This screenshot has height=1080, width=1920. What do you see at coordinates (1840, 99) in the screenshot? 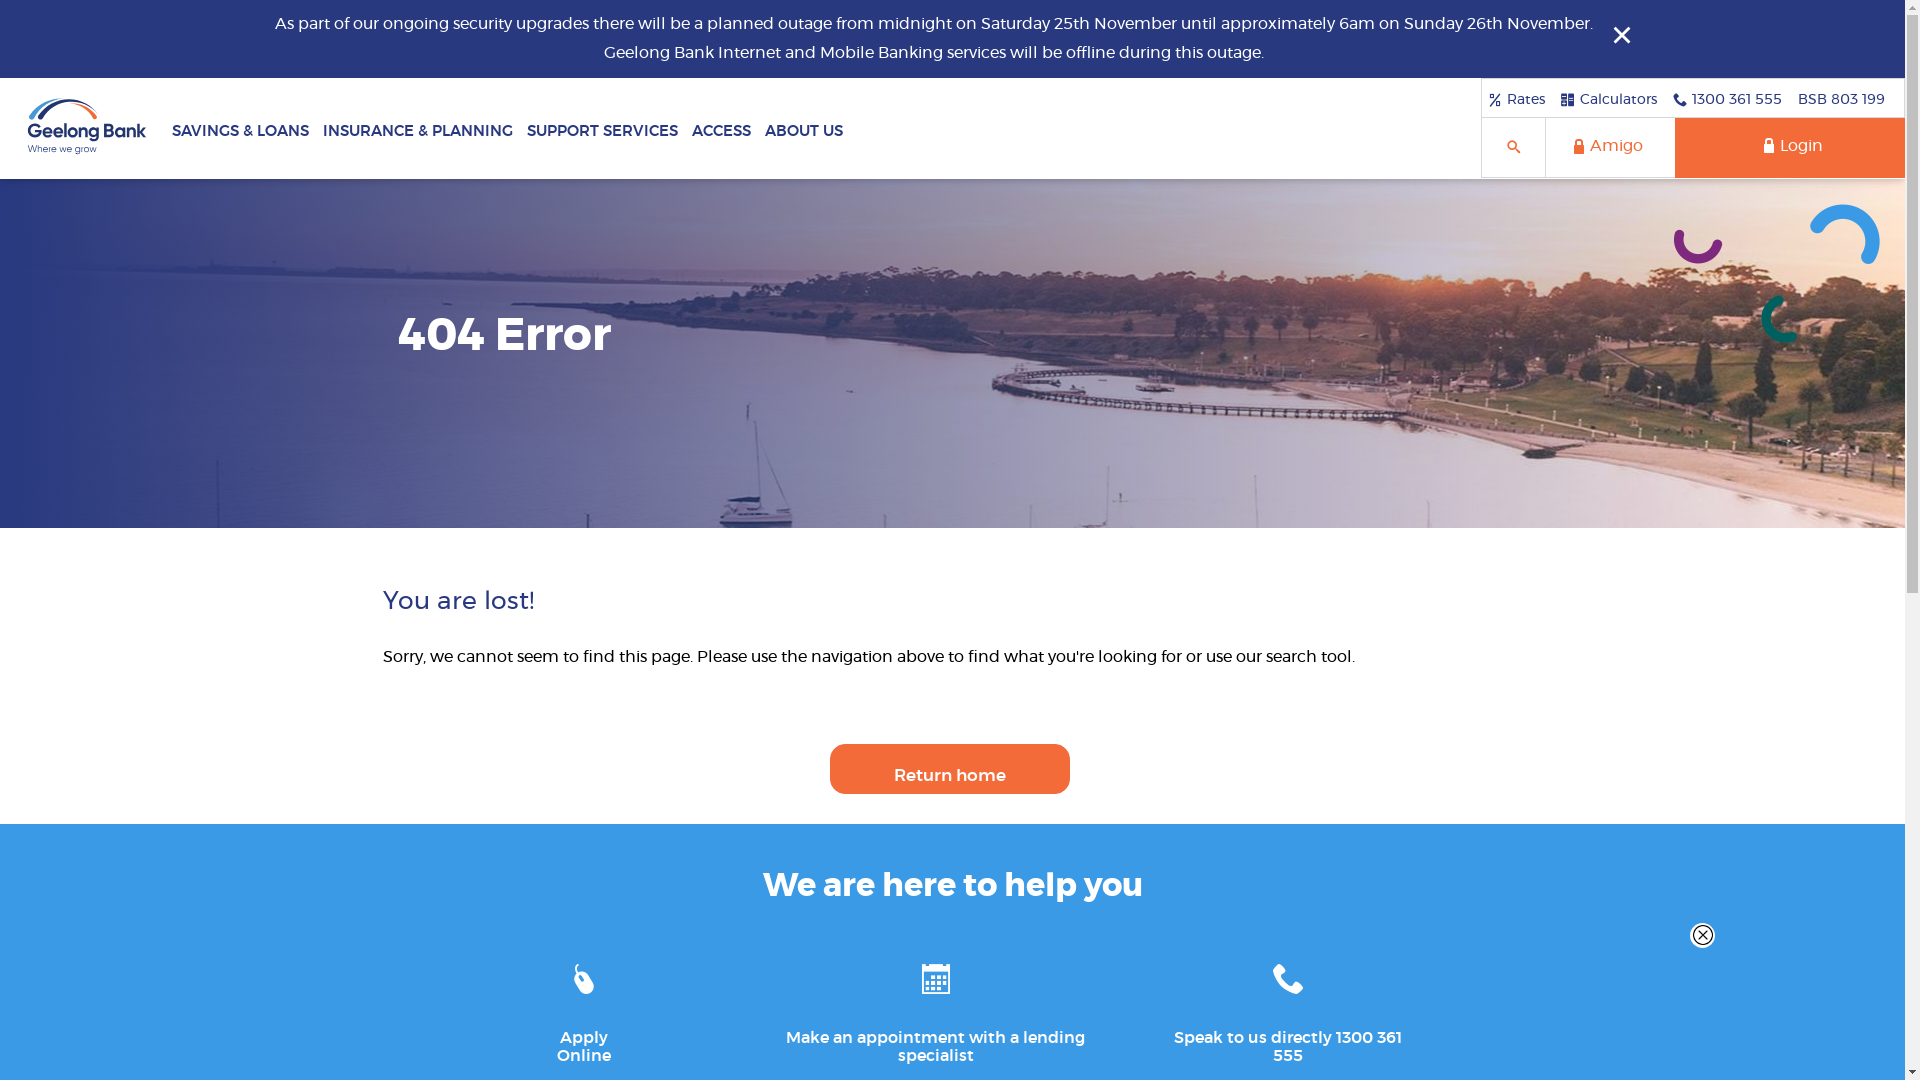
I see `'BSB 803 199'` at bounding box center [1840, 99].